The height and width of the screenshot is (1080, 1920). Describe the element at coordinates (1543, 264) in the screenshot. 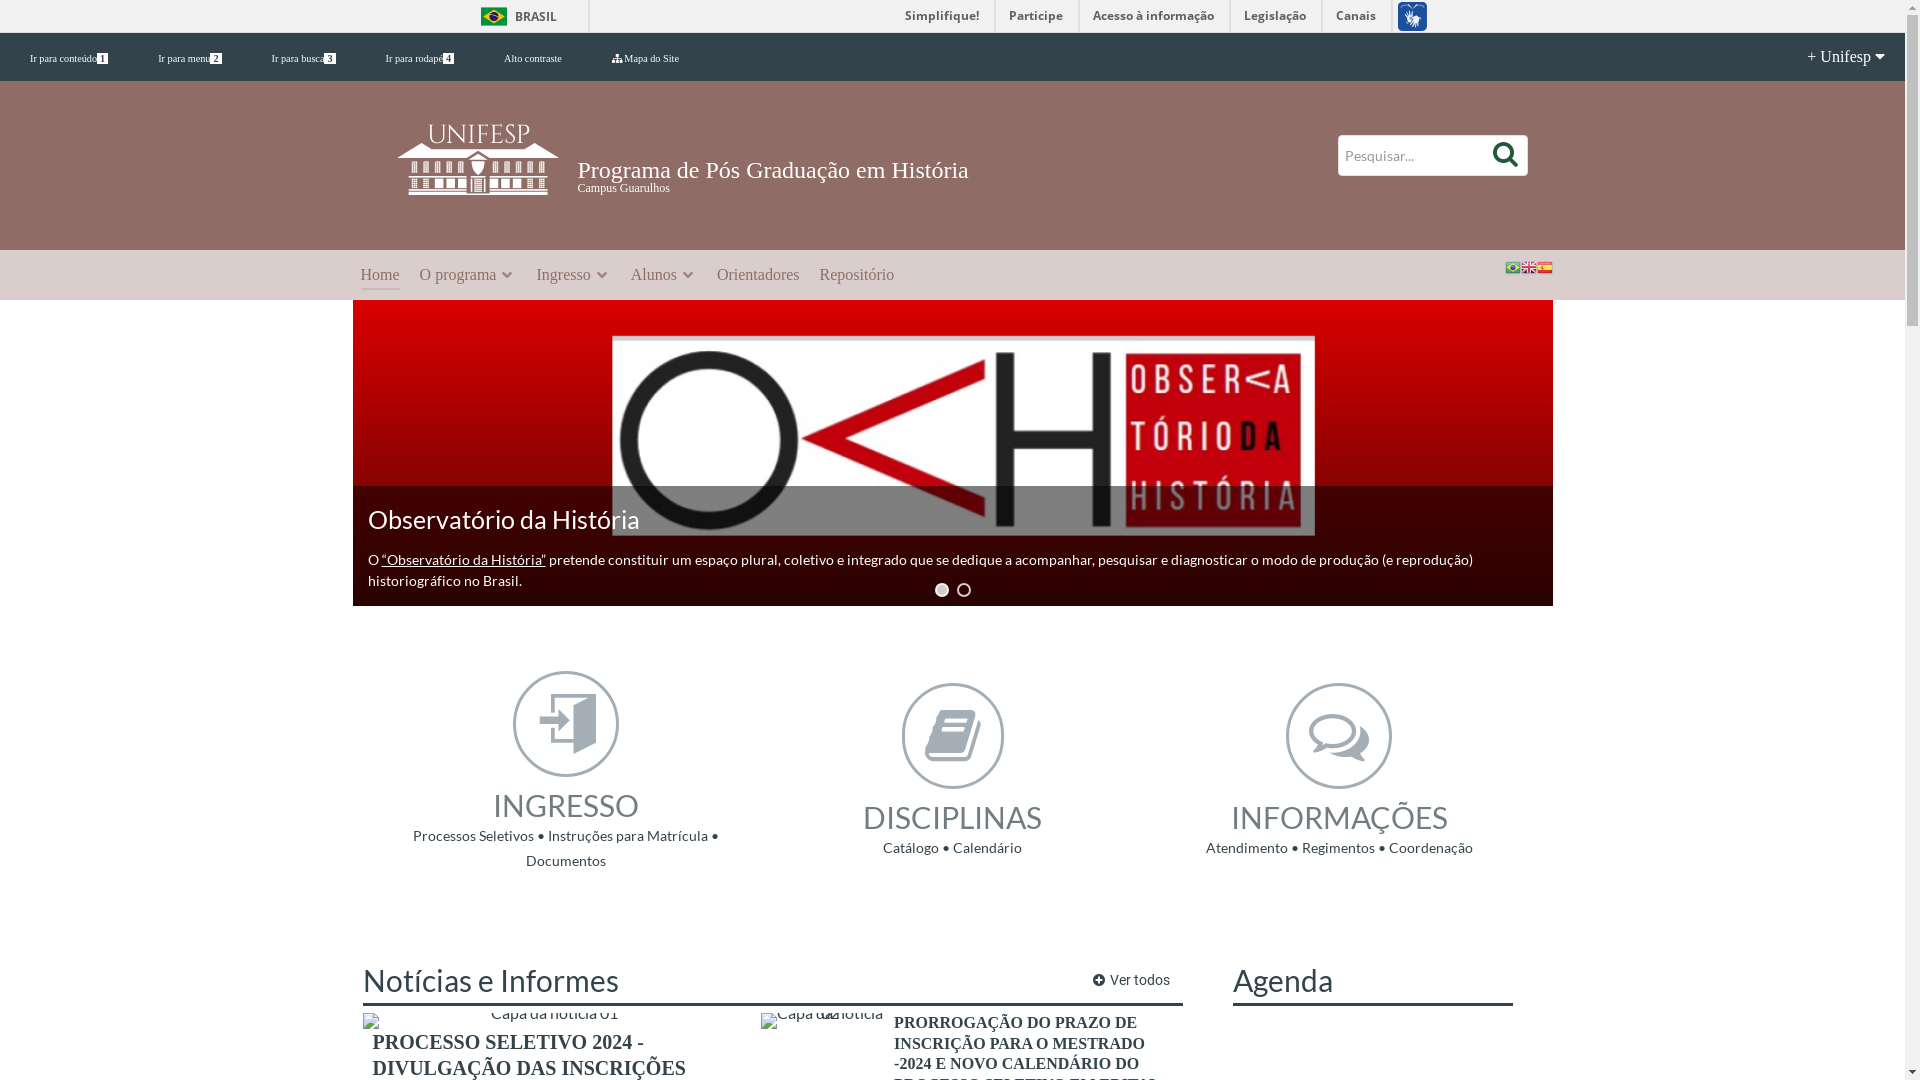

I see `'Spanish'` at that location.